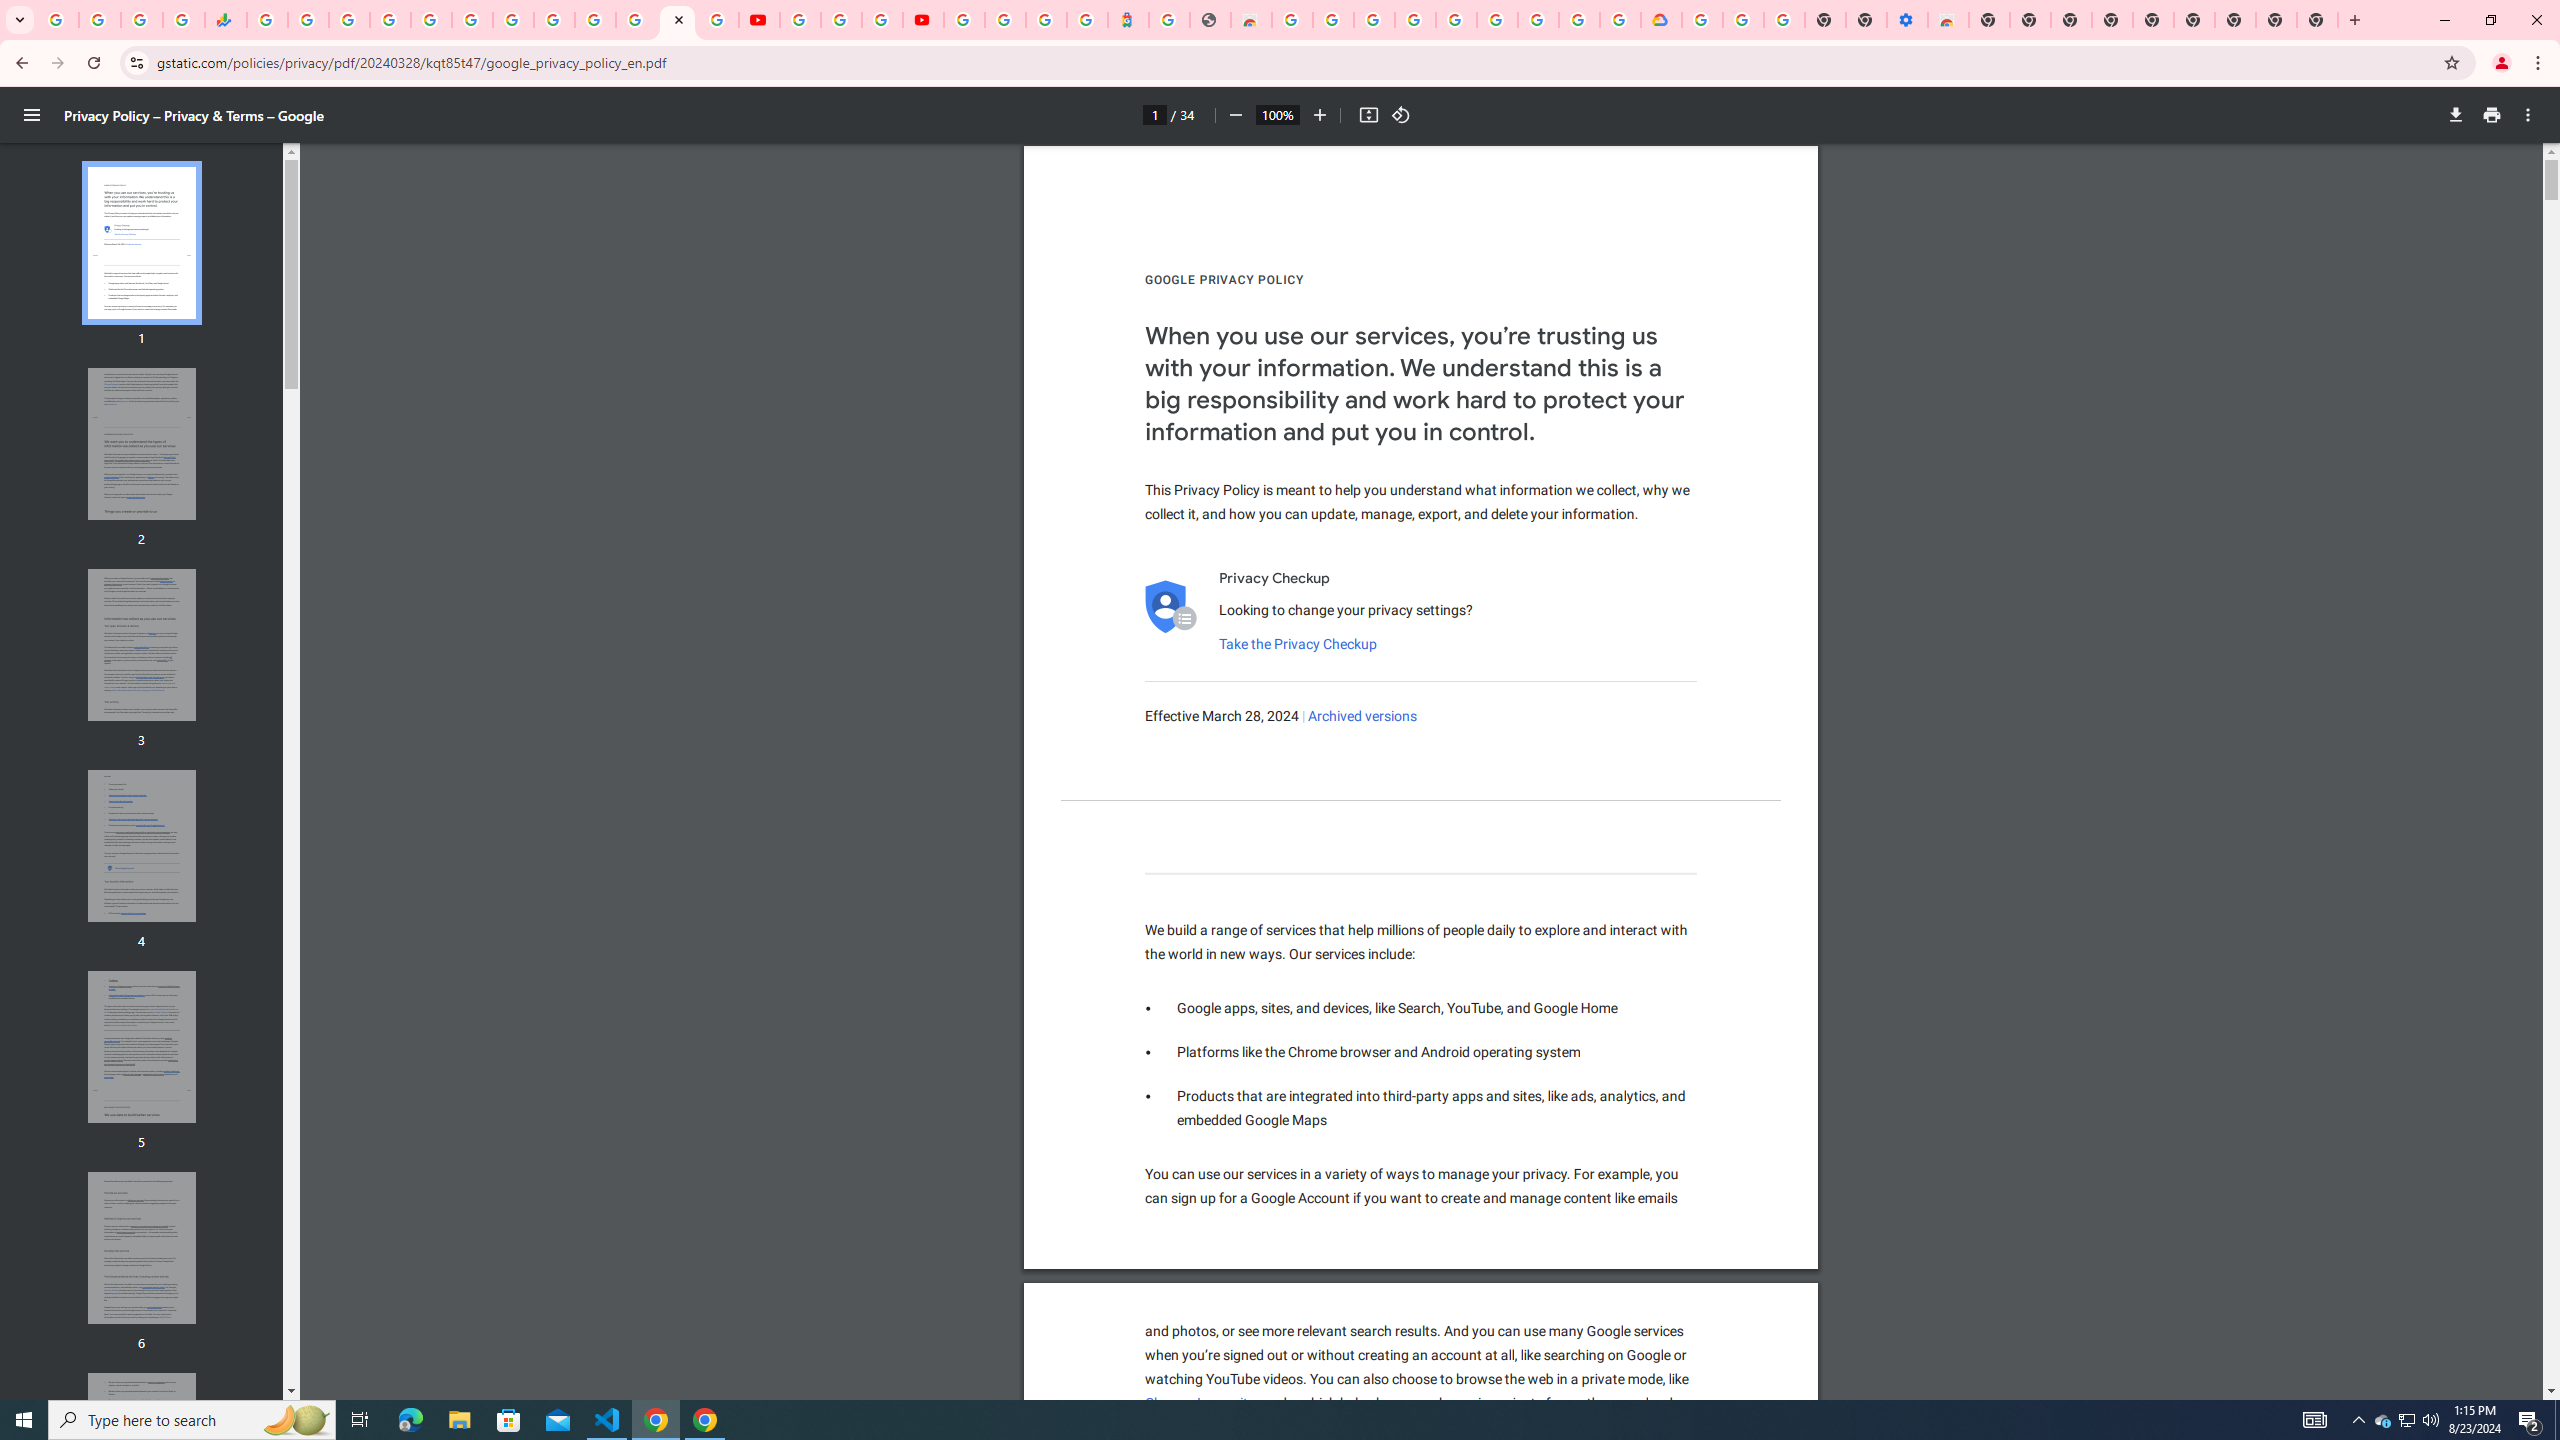 The image size is (2560, 1440). I want to click on 'Take the Privacy Checkup', so click(1296, 643).